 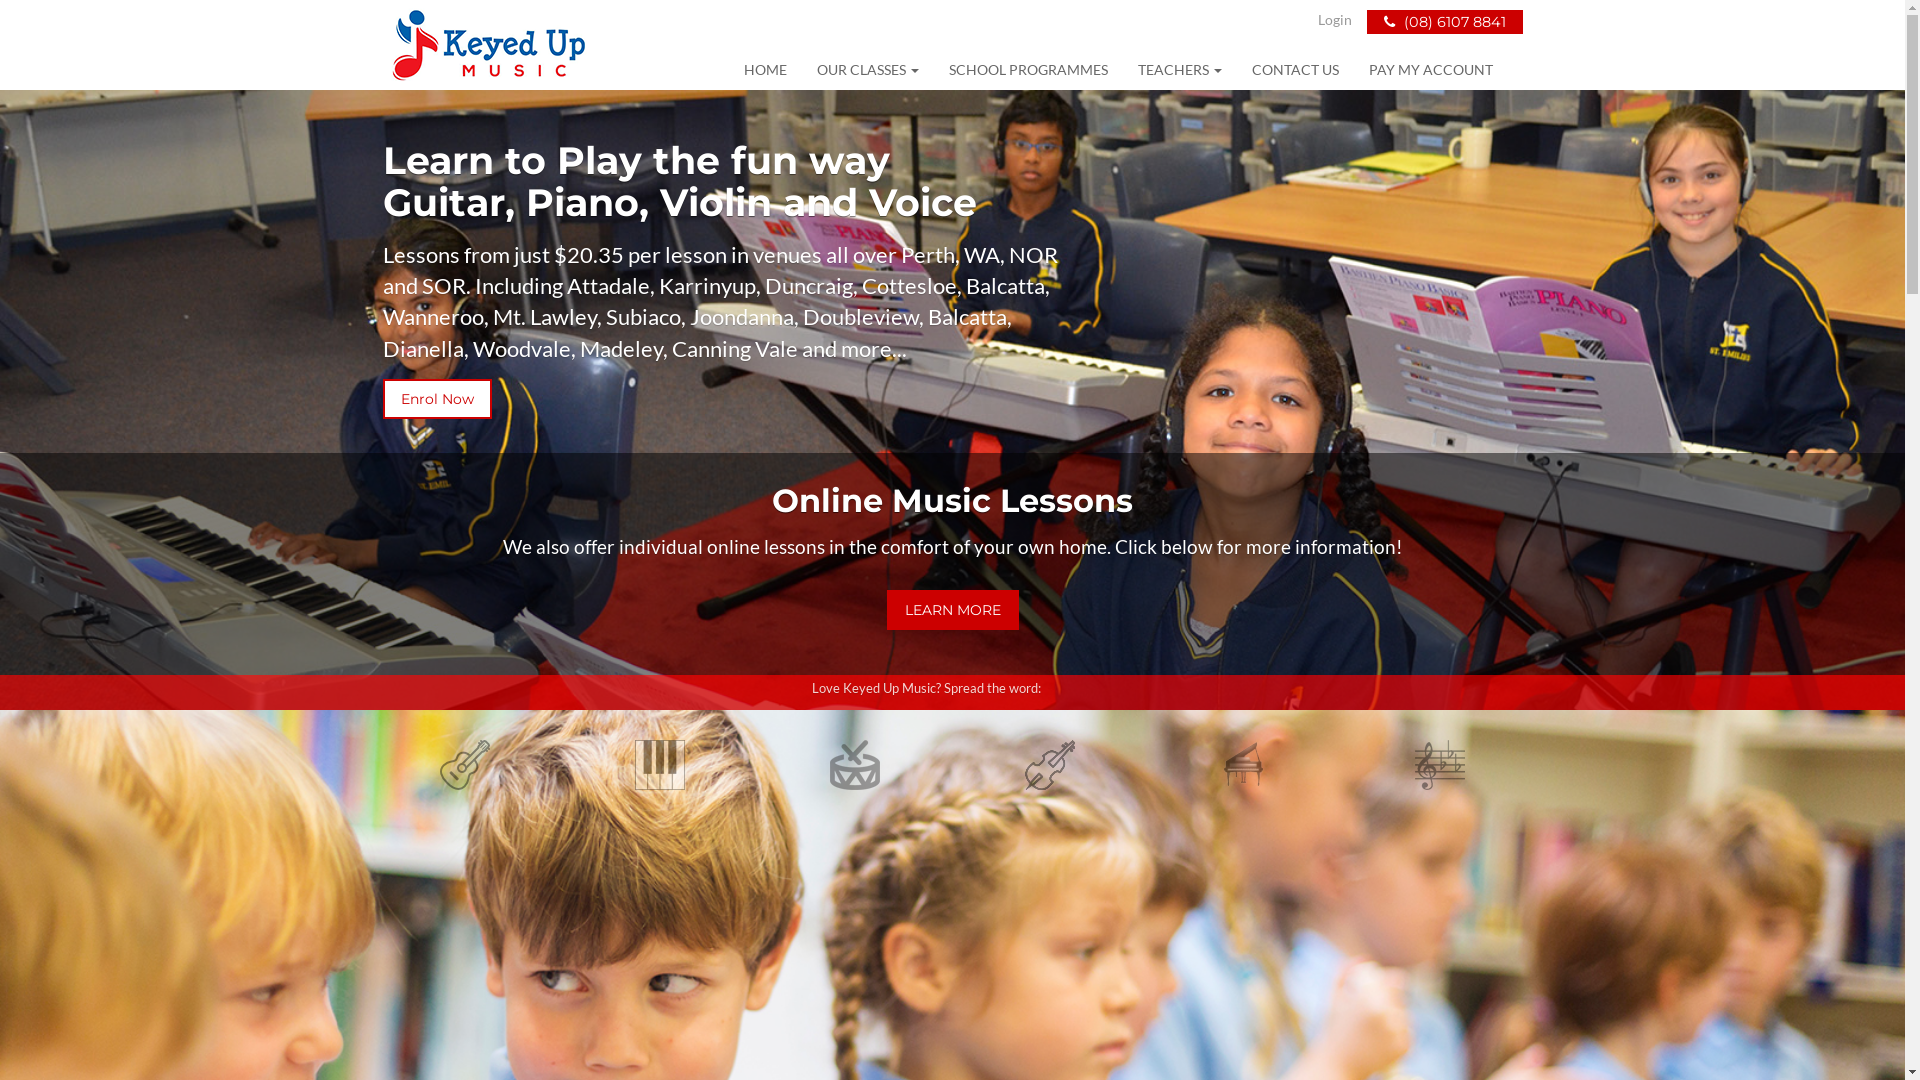 I want to click on 'CONTACT US', so click(x=1294, y=68).